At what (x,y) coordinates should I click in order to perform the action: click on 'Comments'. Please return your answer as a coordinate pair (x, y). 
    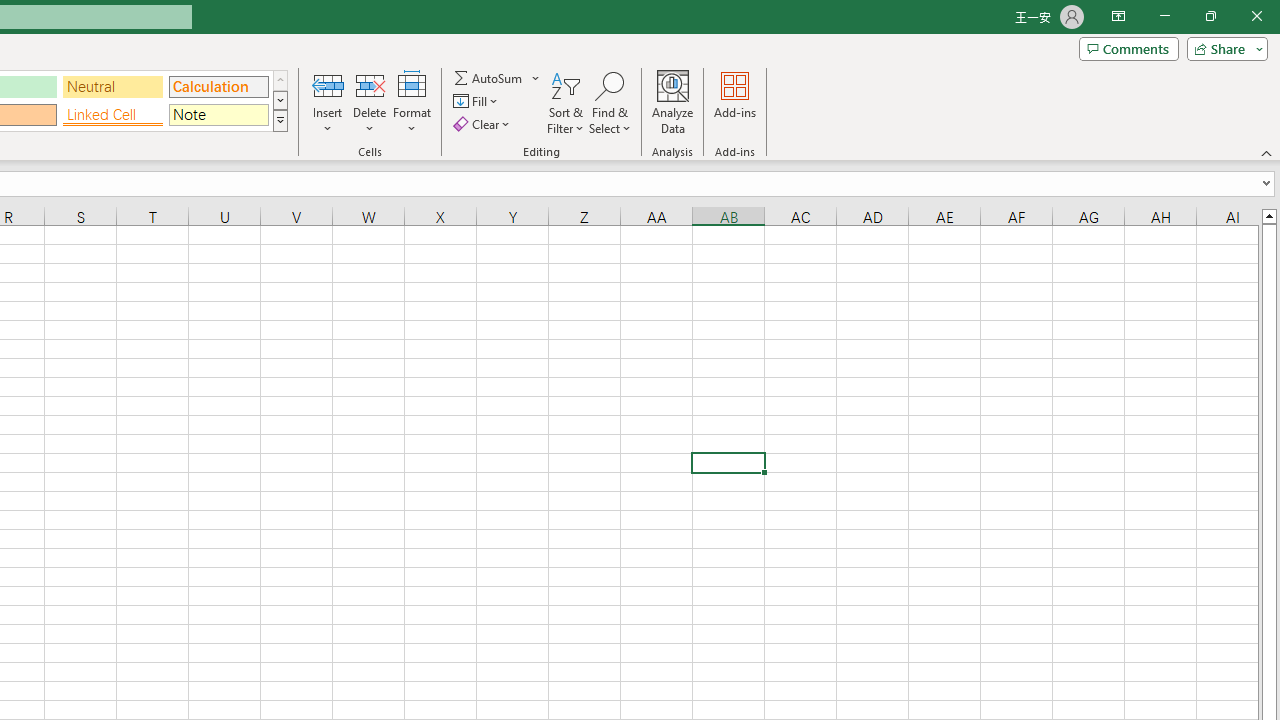
    Looking at the image, I should click on (1128, 47).